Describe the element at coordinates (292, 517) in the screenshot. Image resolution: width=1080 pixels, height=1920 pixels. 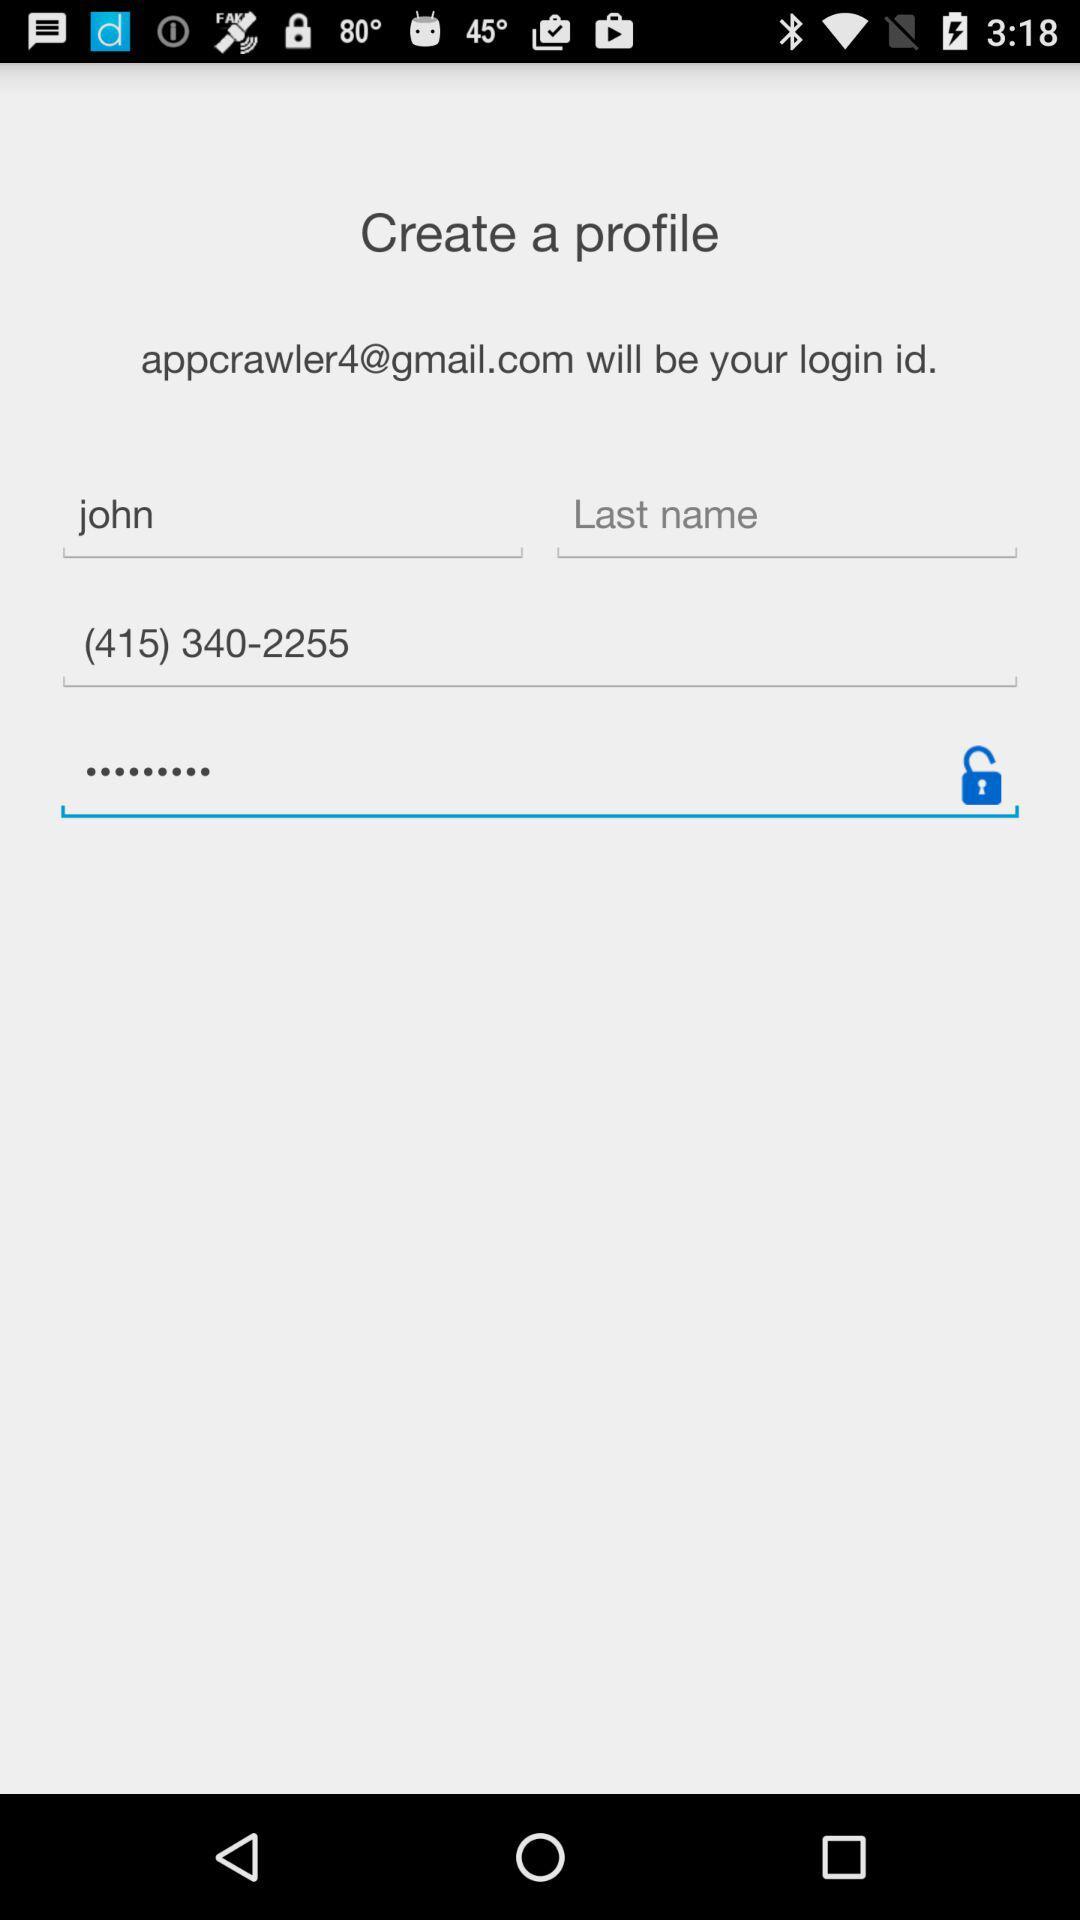
I see `john` at that location.